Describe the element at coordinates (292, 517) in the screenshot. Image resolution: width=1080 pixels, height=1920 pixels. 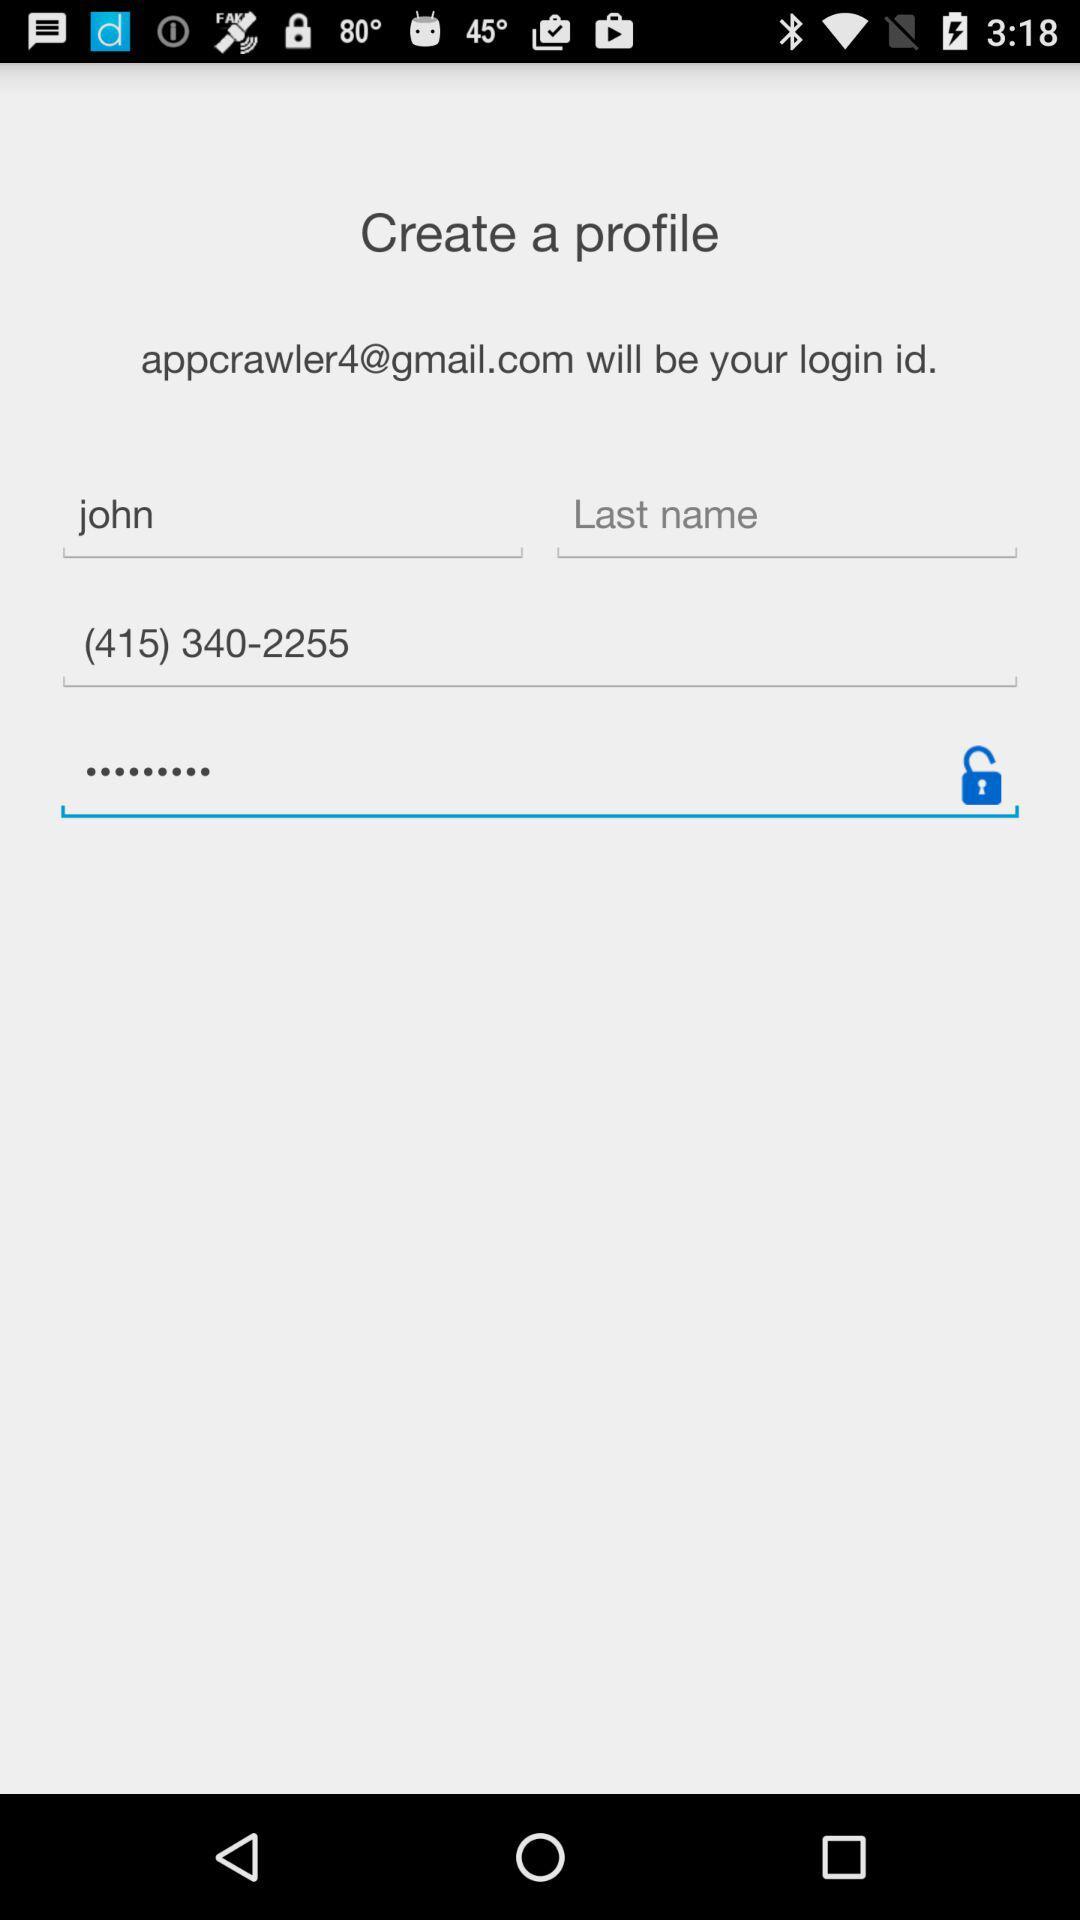
I see `john` at that location.